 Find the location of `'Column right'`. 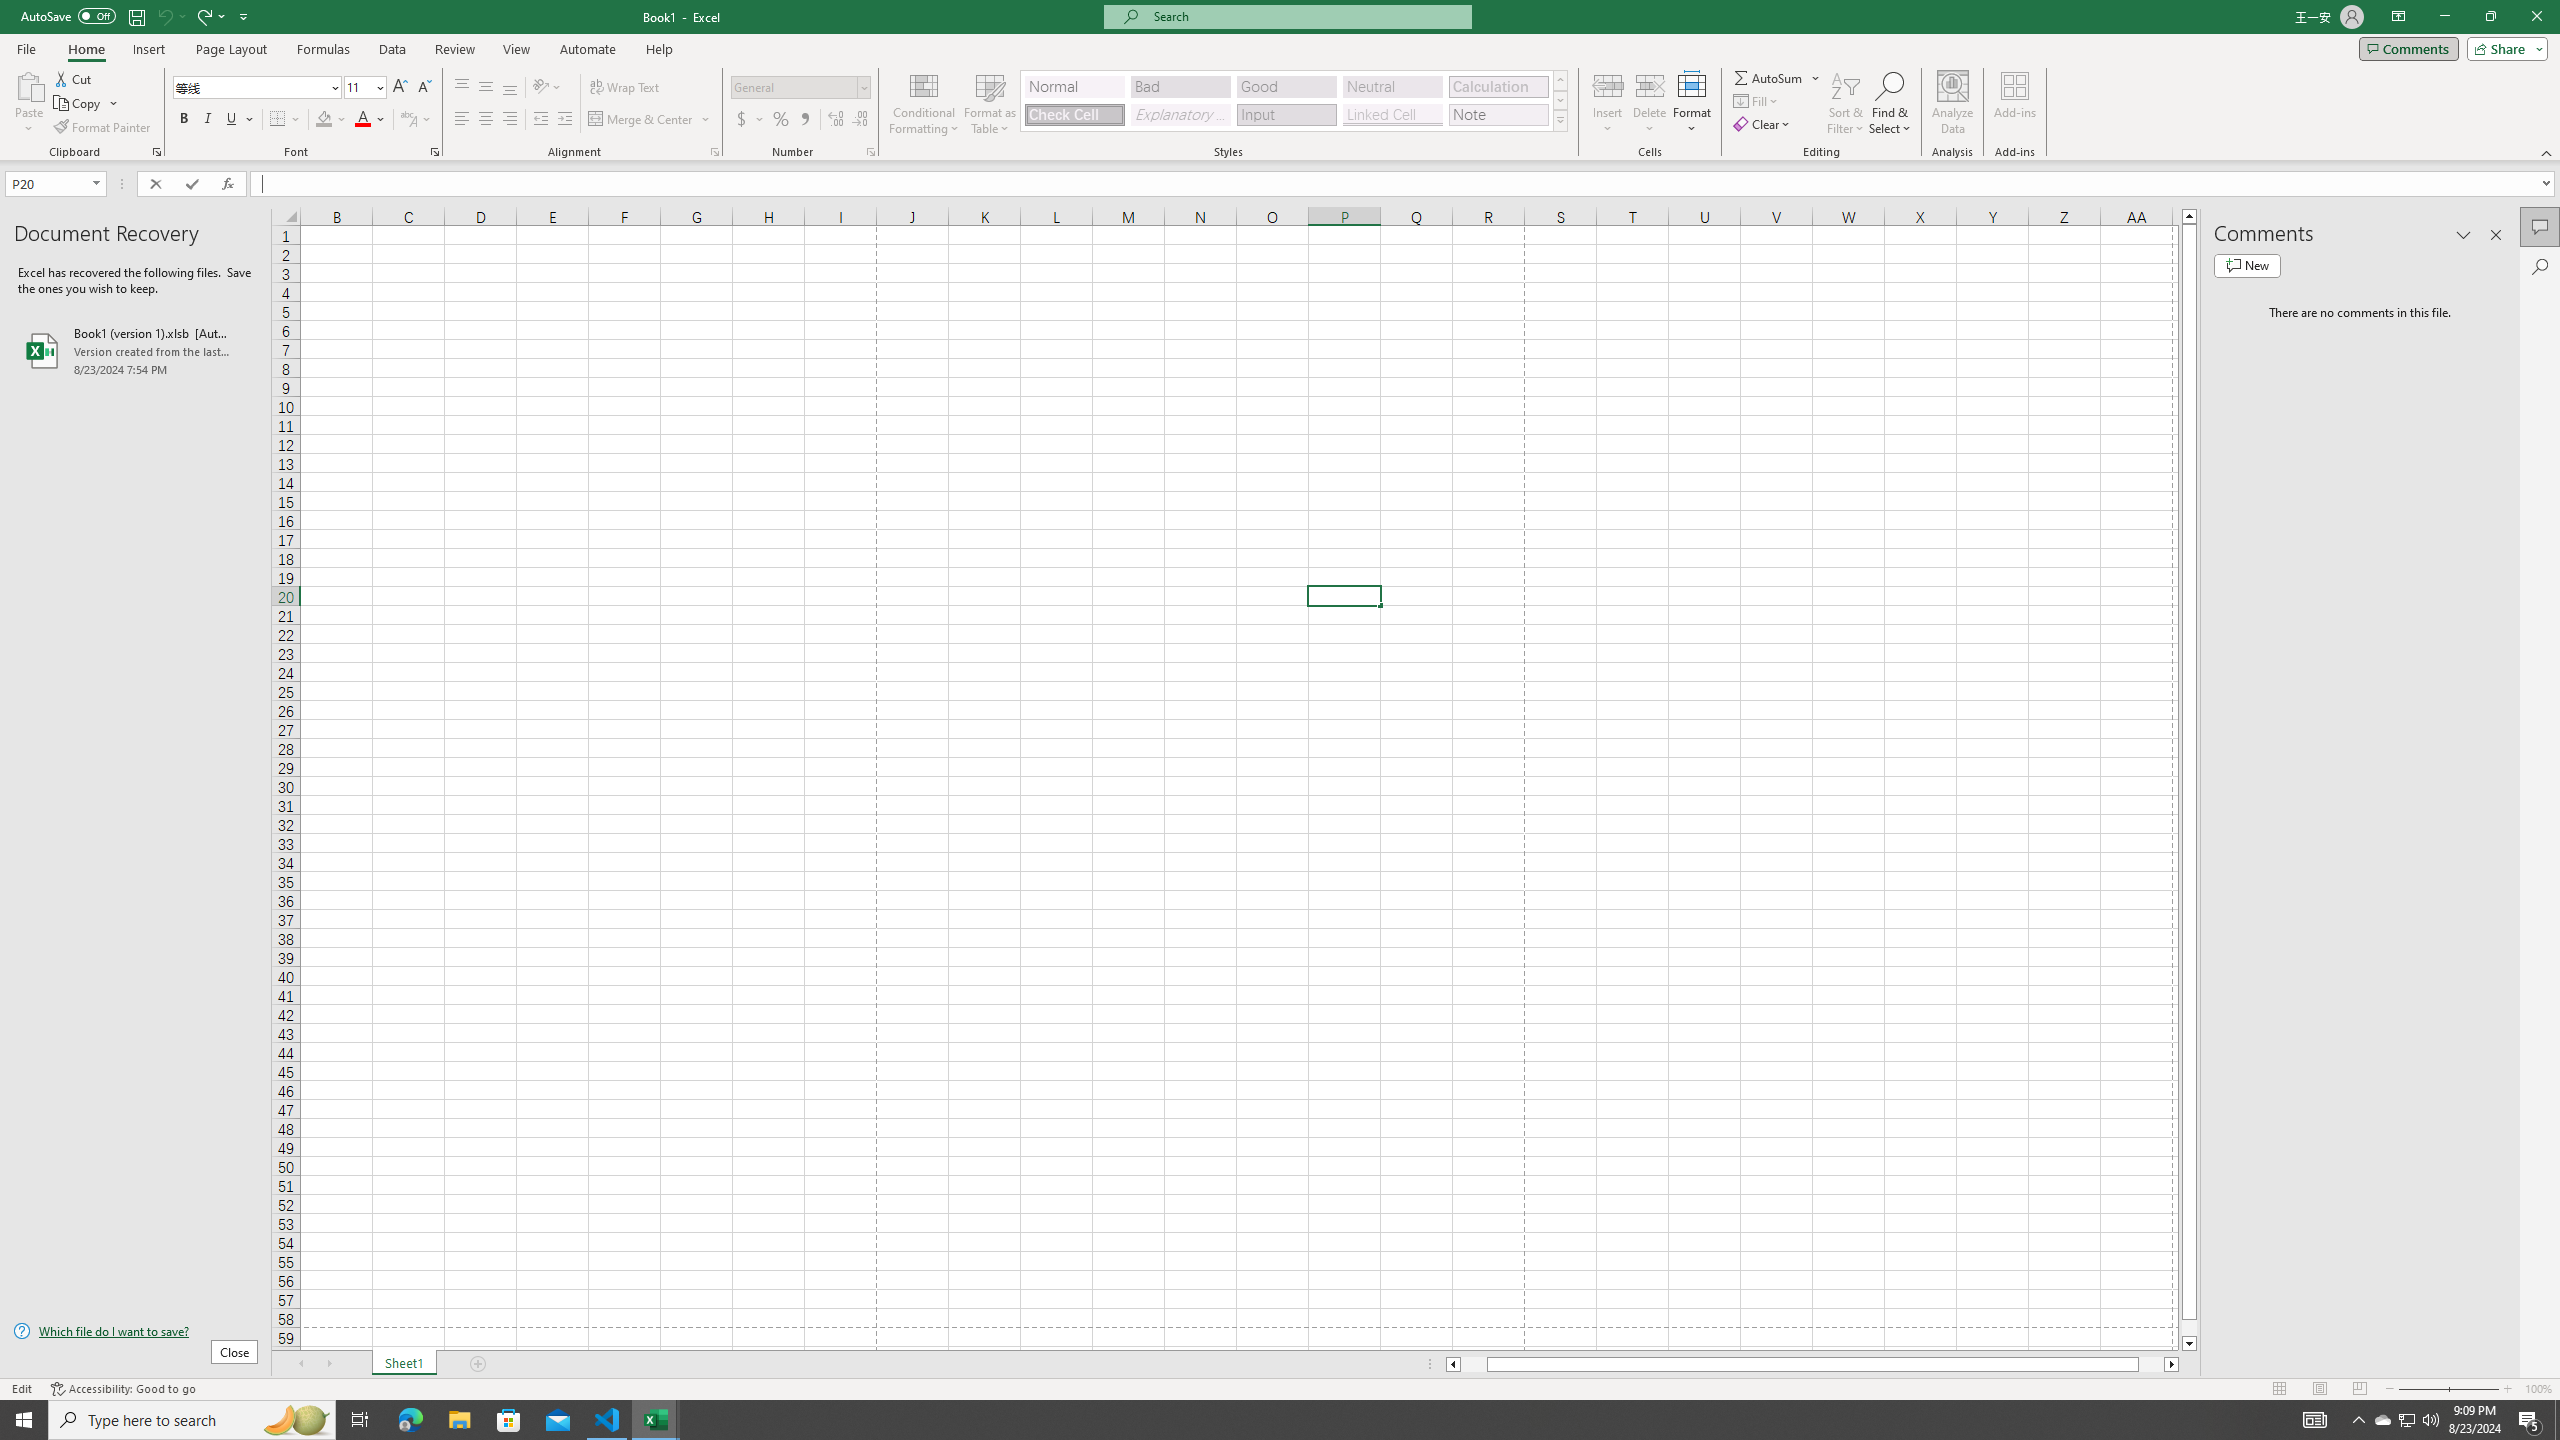

'Column right' is located at coordinates (2172, 1363).